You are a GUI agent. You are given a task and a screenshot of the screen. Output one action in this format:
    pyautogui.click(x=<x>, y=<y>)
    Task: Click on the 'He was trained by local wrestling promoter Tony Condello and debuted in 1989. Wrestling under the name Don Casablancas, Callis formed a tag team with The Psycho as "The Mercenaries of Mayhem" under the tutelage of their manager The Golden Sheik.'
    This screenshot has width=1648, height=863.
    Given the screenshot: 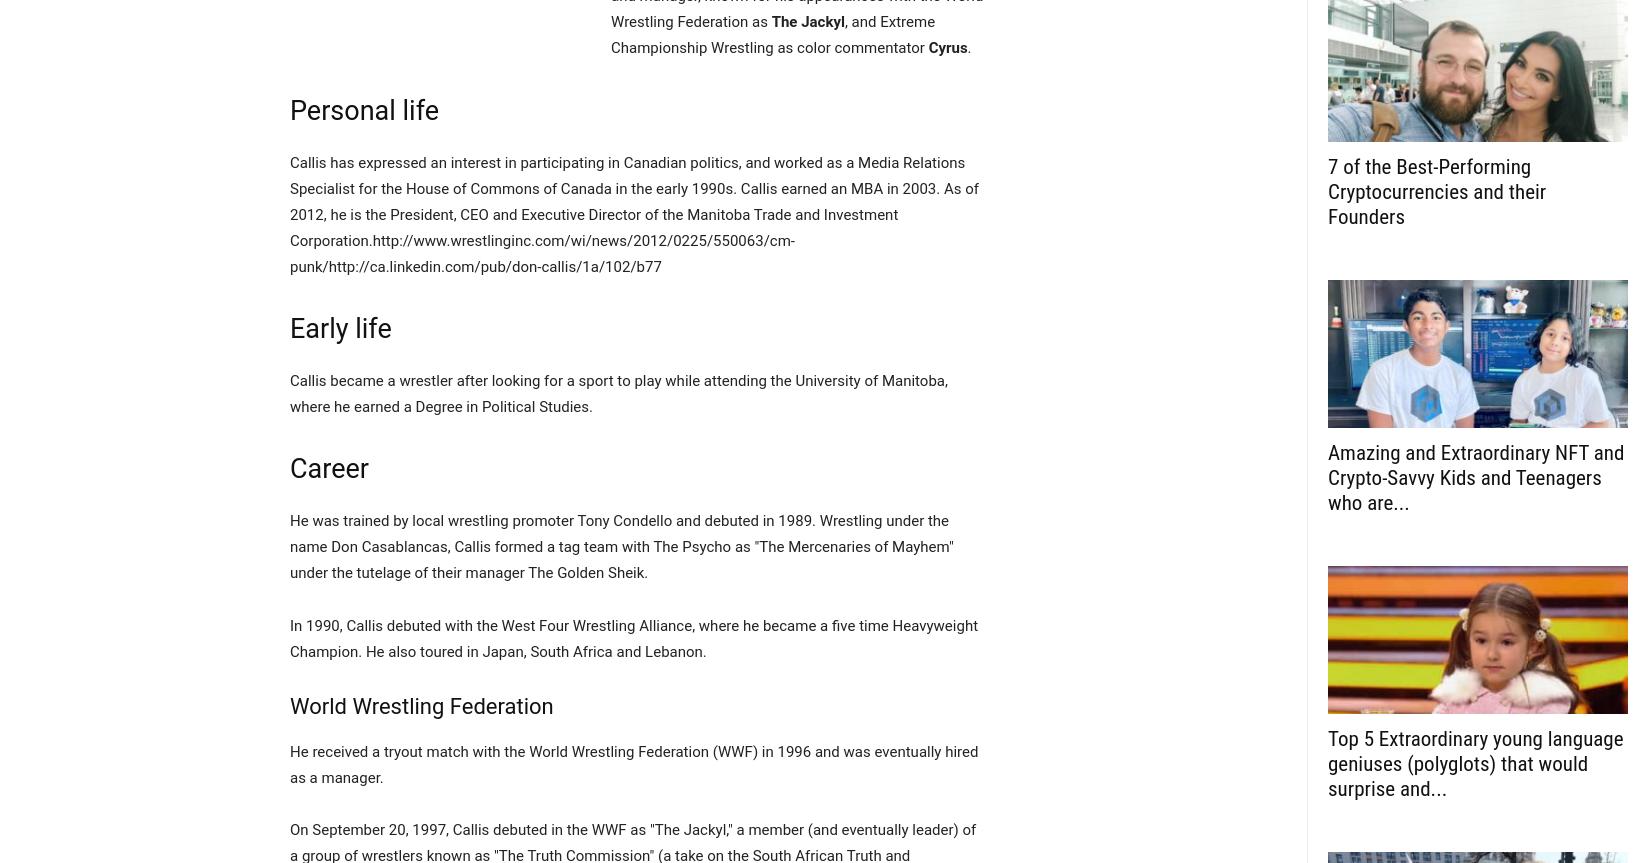 What is the action you would take?
    pyautogui.click(x=620, y=546)
    